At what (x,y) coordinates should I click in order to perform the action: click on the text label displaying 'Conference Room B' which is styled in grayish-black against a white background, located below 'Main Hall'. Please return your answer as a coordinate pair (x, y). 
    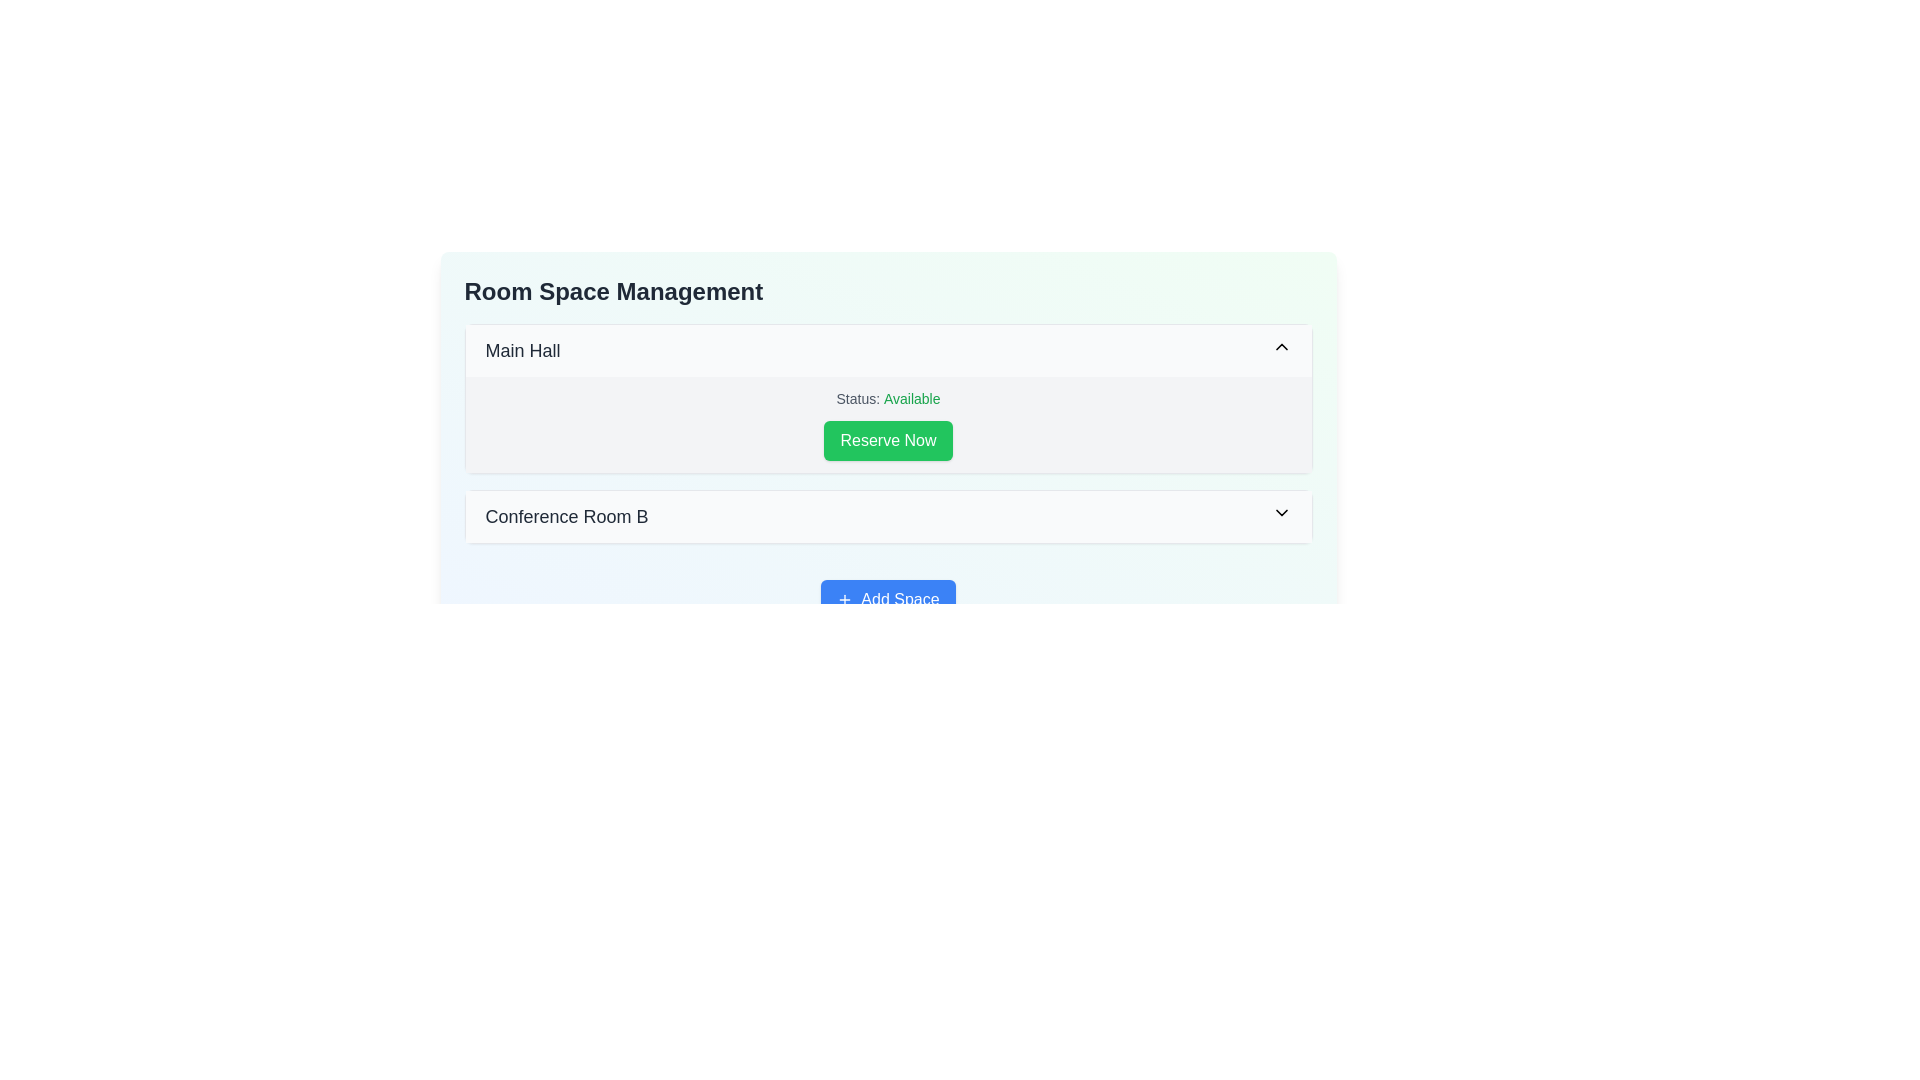
    Looking at the image, I should click on (565, 515).